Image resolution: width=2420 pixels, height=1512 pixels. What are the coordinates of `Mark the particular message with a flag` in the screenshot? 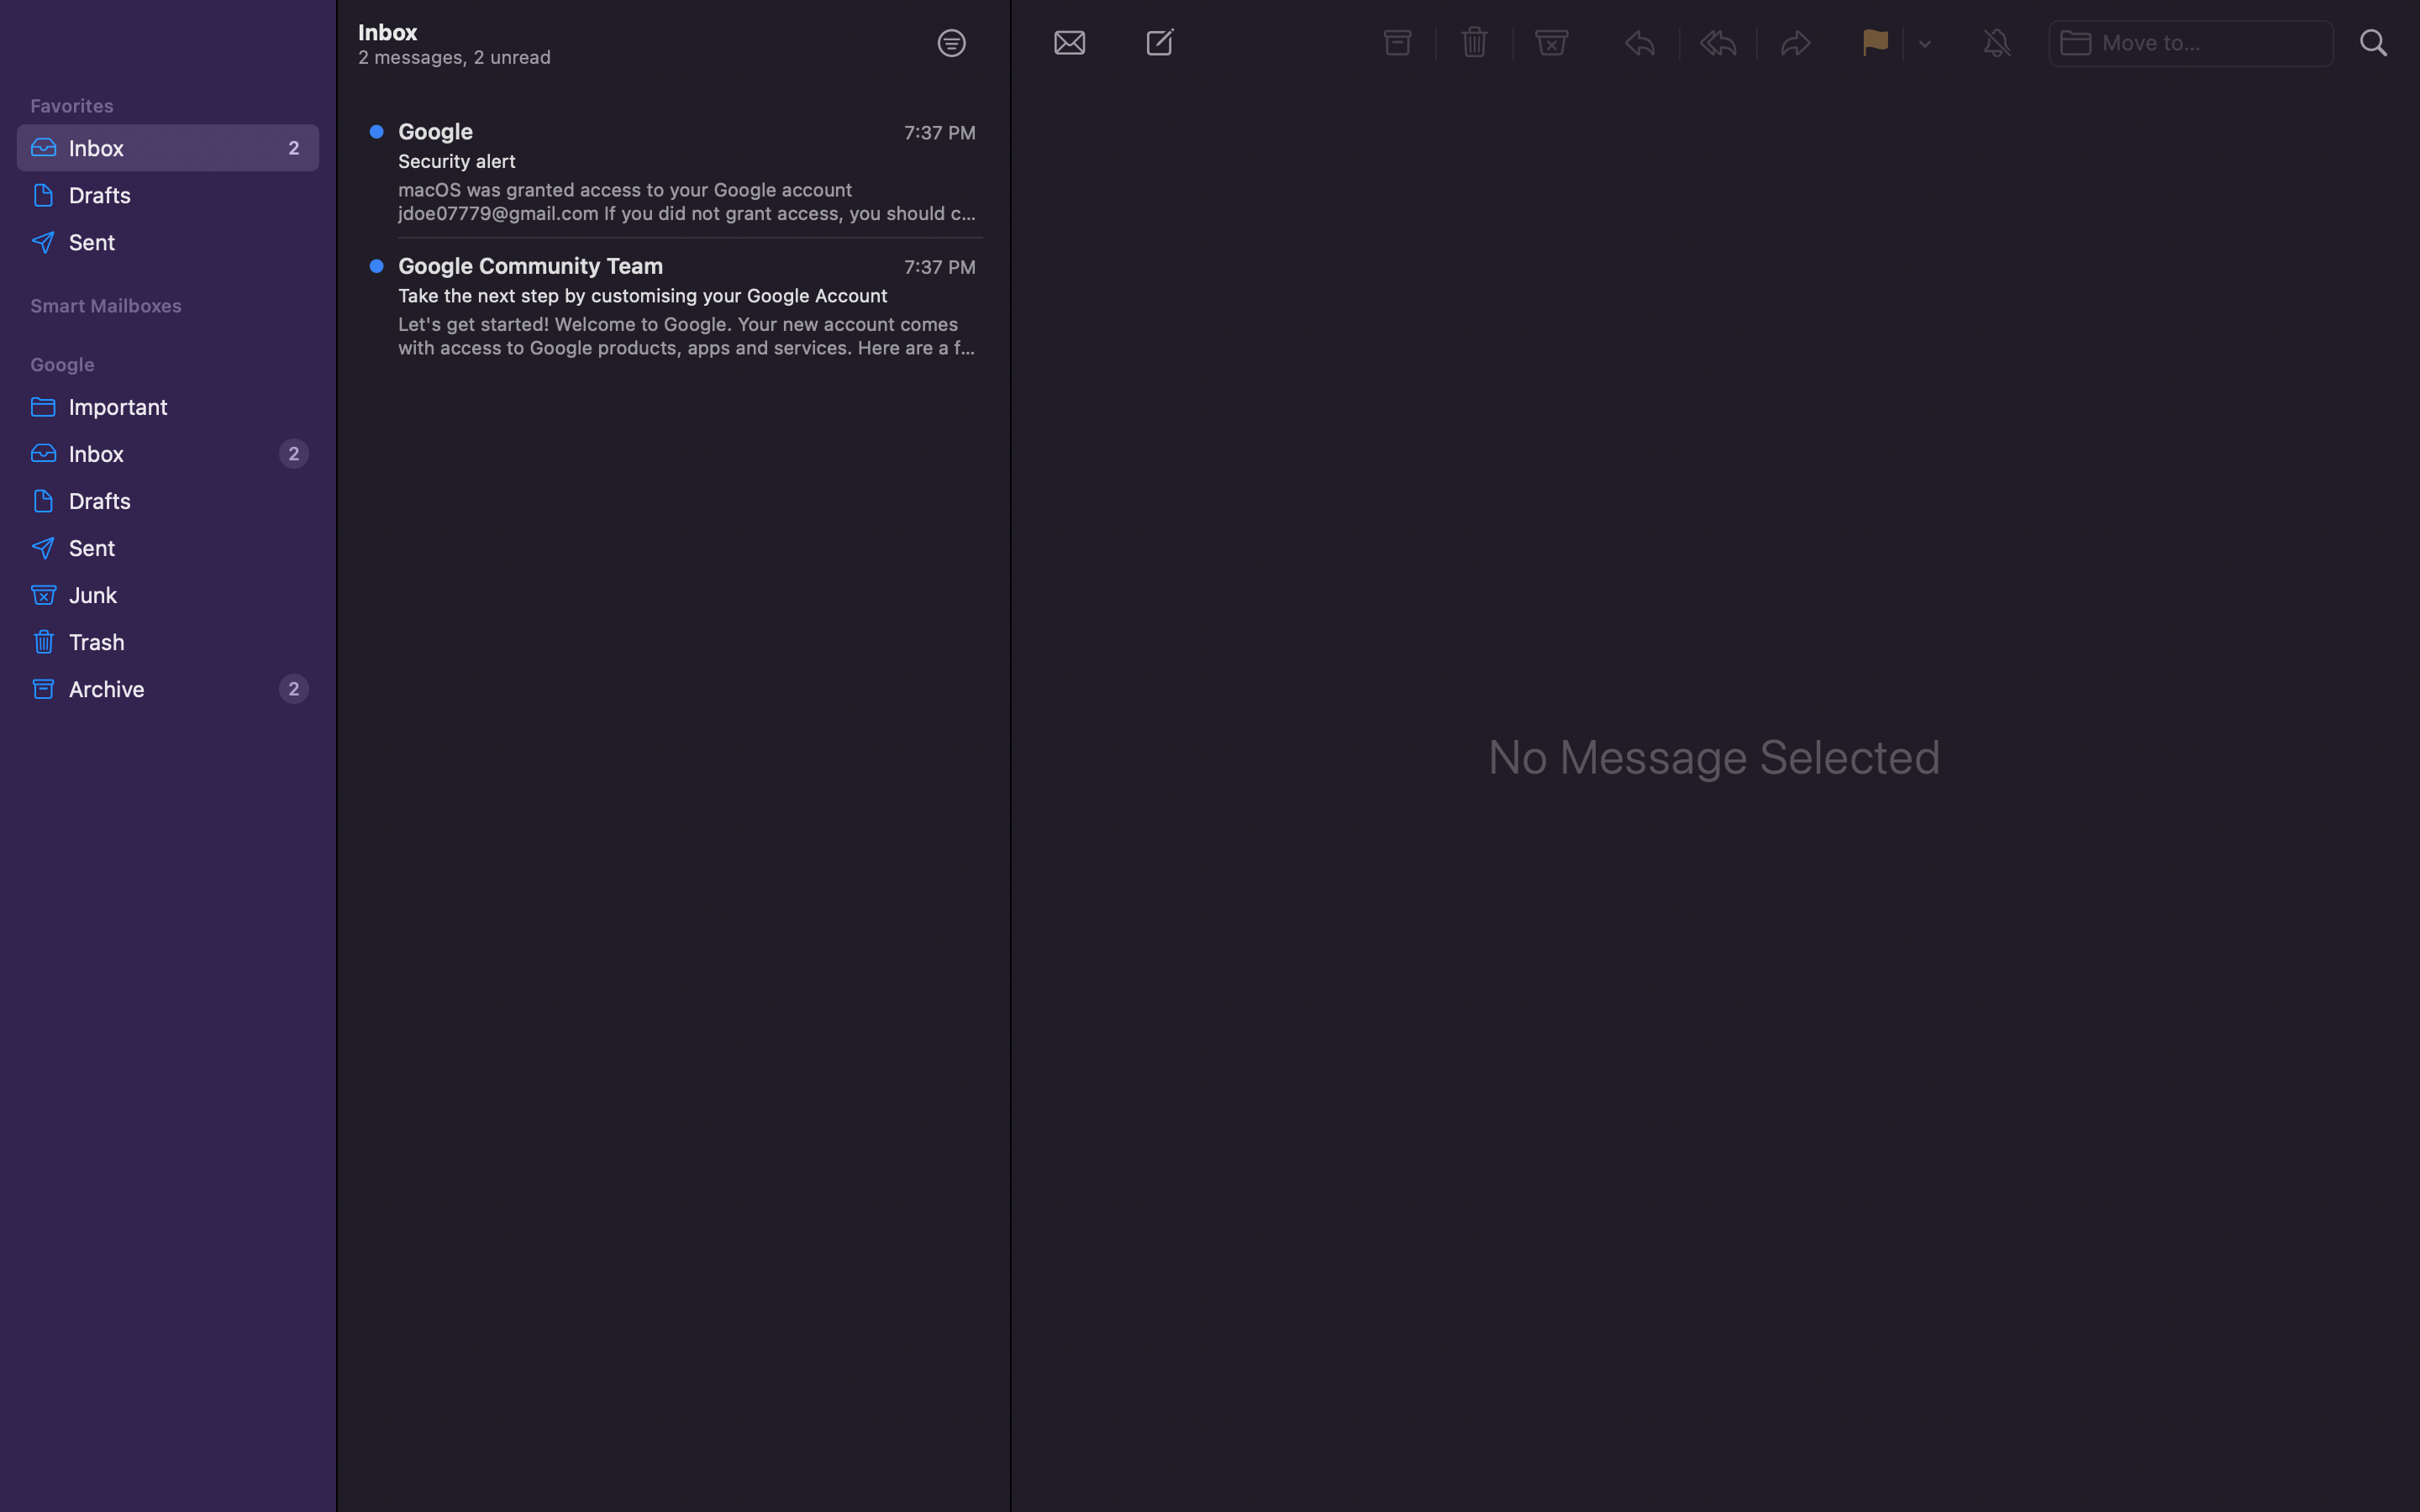 It's located at (1875, 41).